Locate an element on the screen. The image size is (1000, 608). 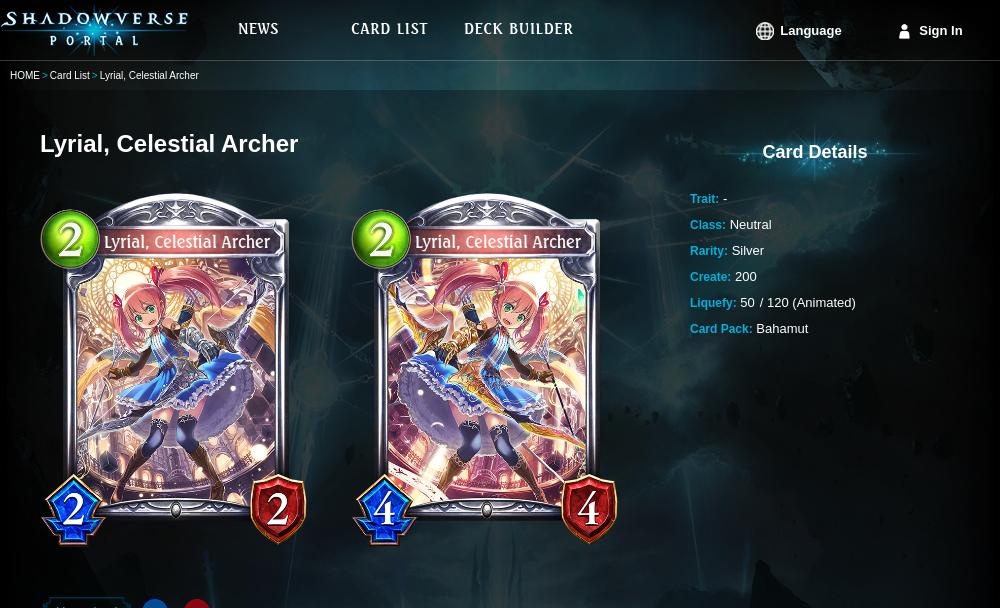
'Silver' is located at coordinates (746, 250).